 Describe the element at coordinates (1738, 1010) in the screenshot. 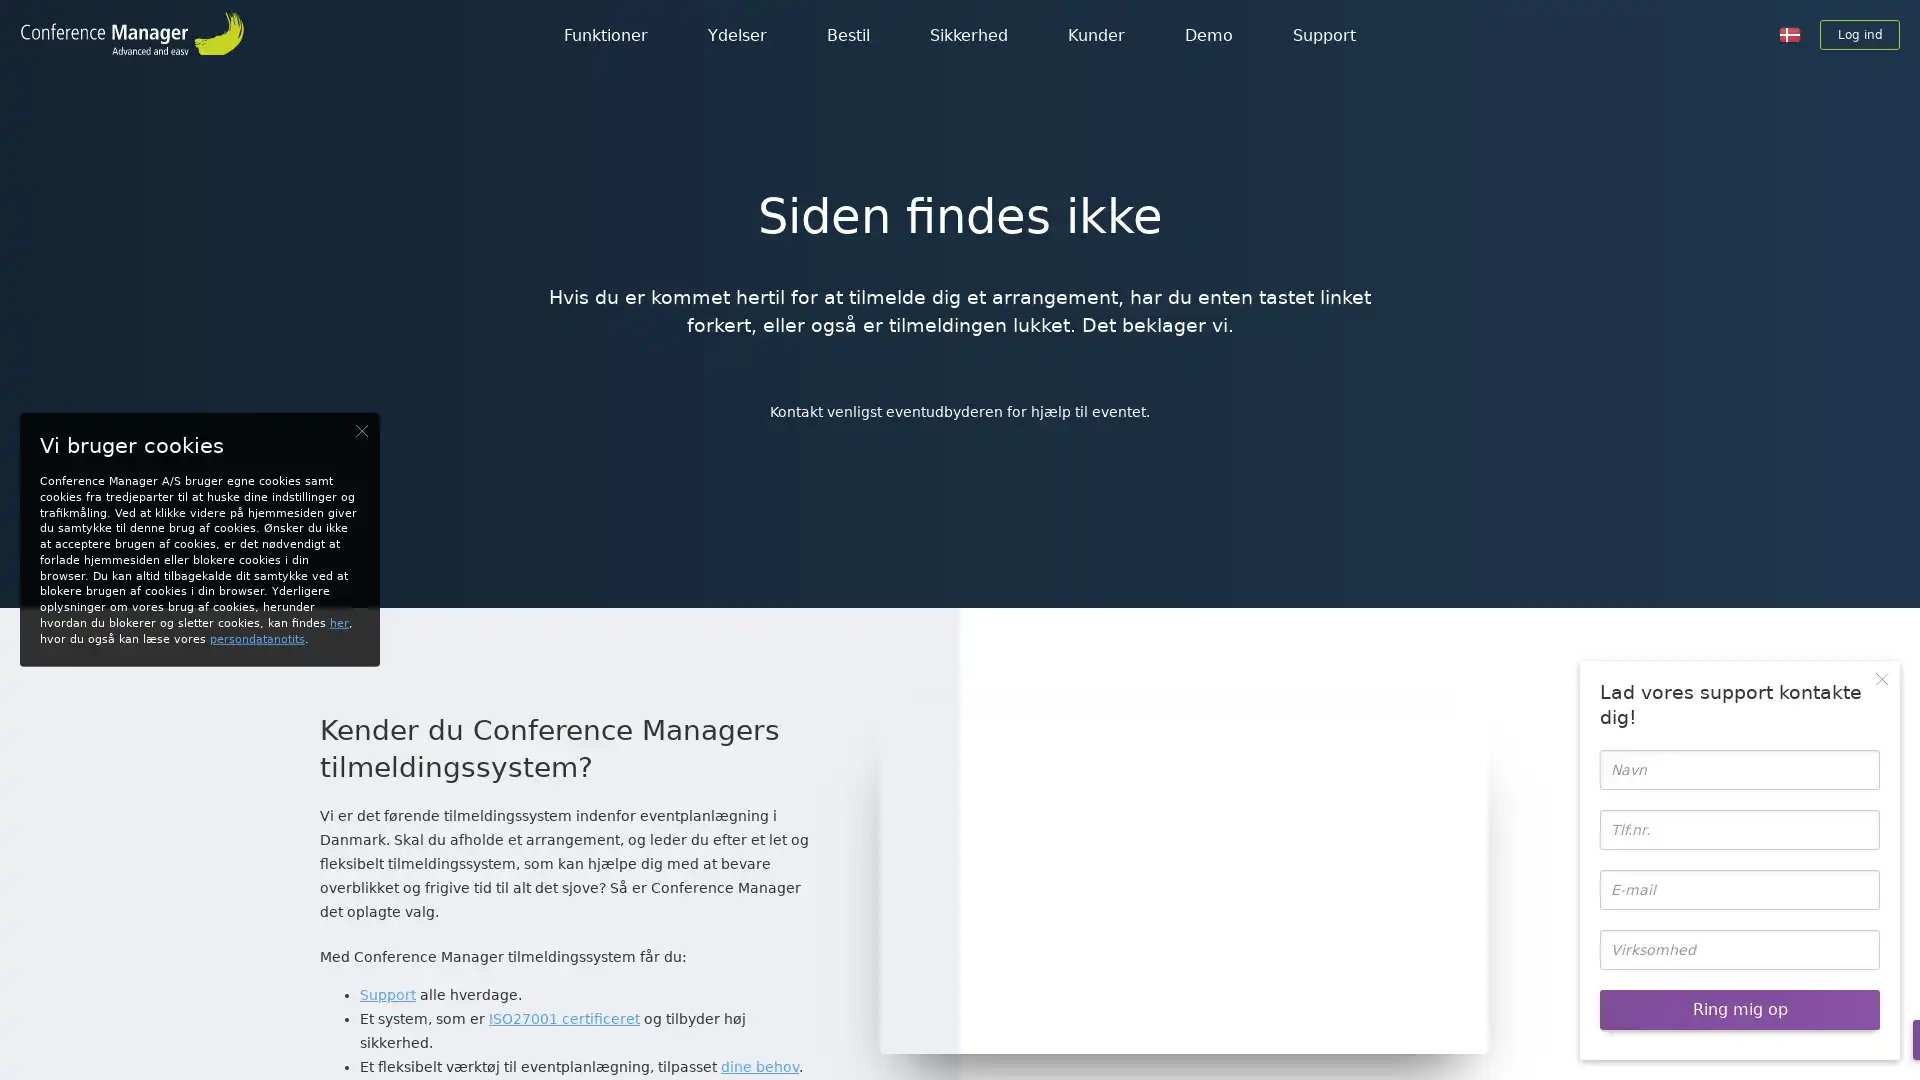

I see `Ring mig op` at that location.